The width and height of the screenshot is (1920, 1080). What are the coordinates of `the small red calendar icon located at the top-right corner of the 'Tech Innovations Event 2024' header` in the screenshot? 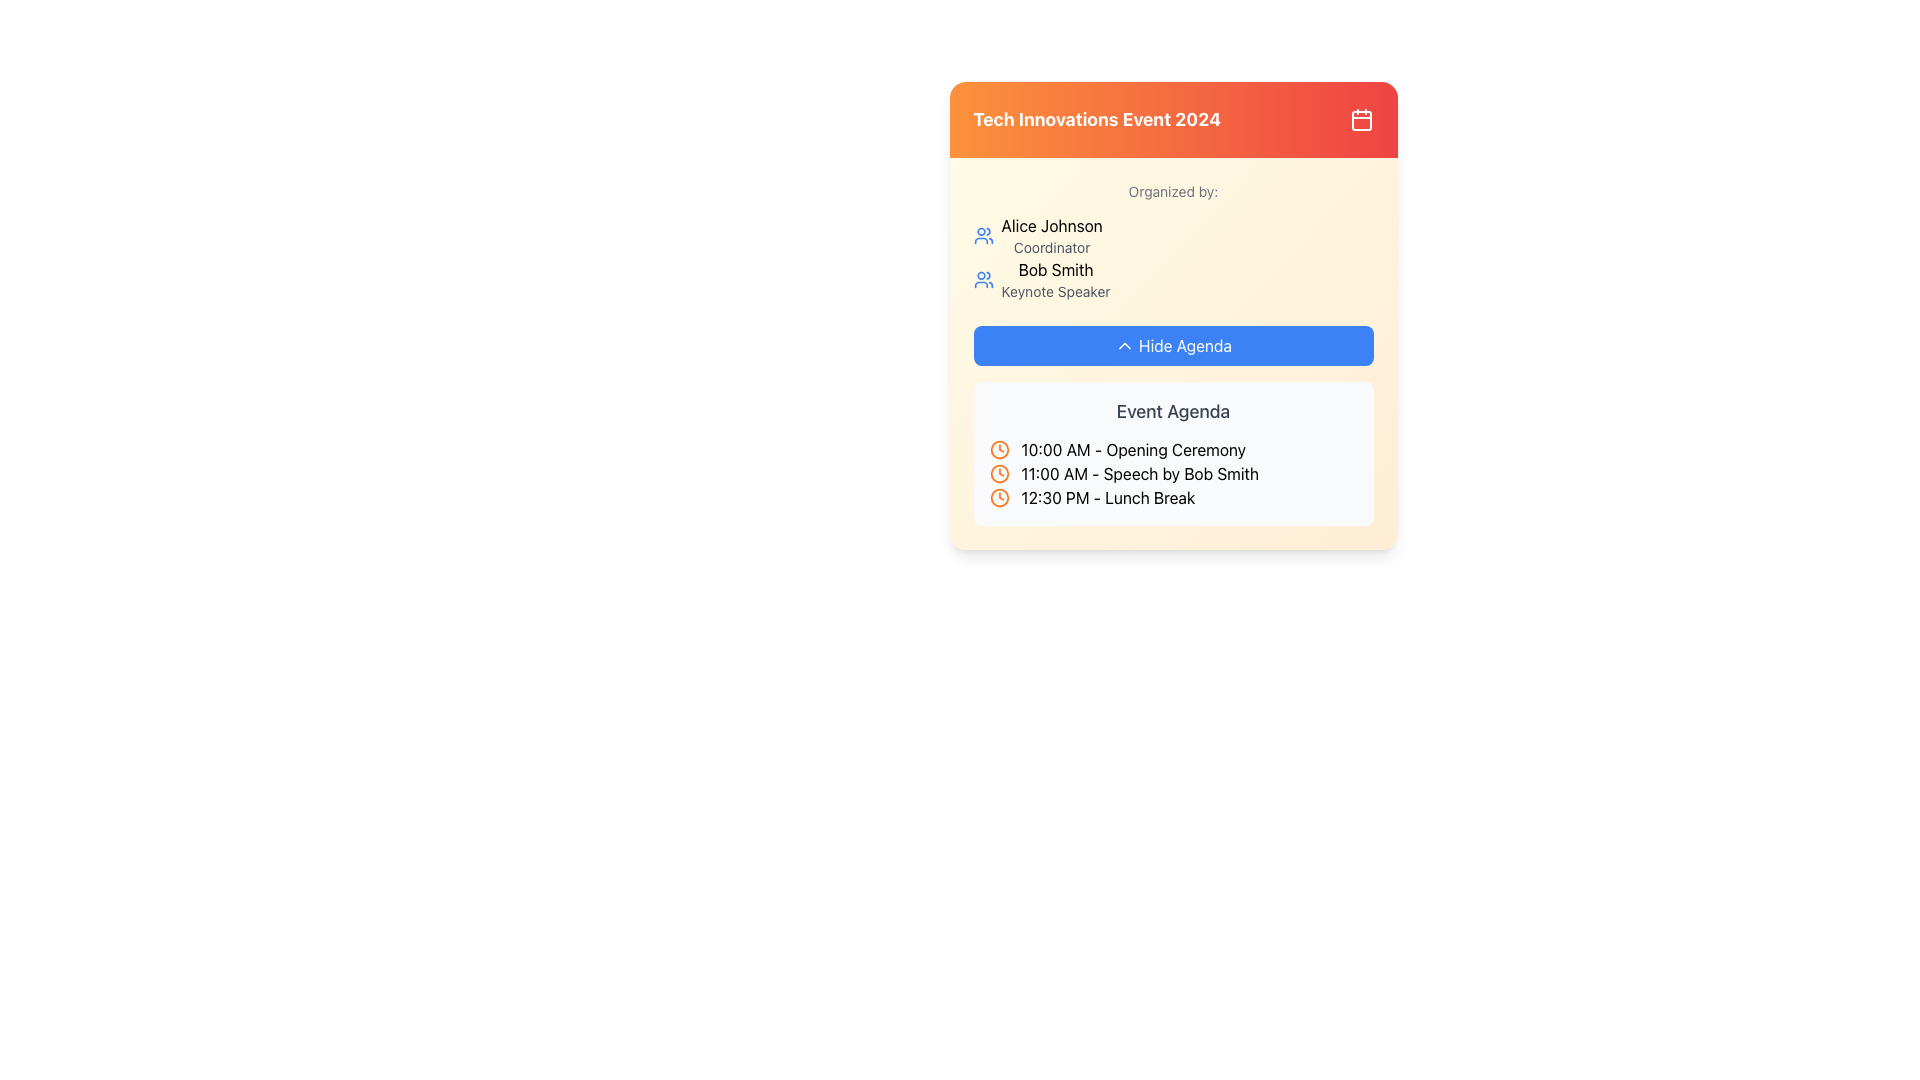 It's located at (1360, 119).